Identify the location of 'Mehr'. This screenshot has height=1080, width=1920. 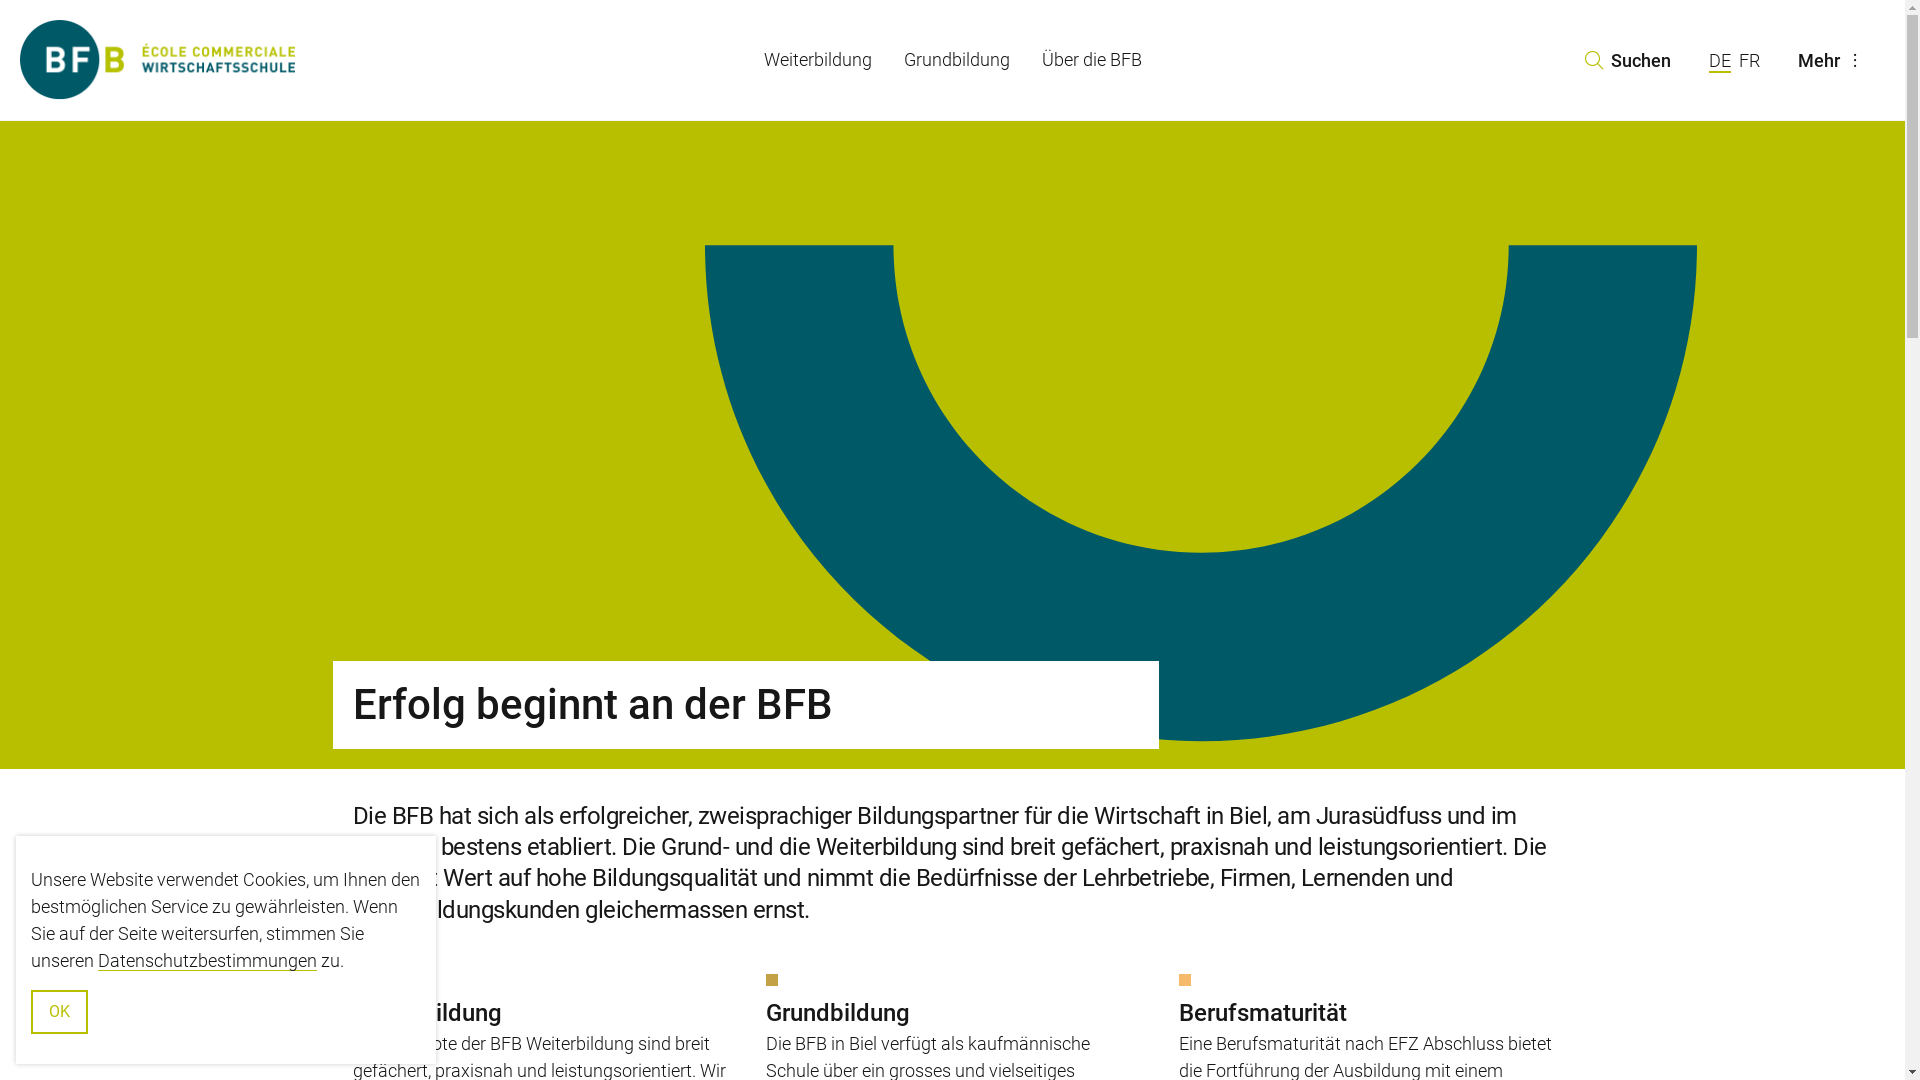
(1833, 58).